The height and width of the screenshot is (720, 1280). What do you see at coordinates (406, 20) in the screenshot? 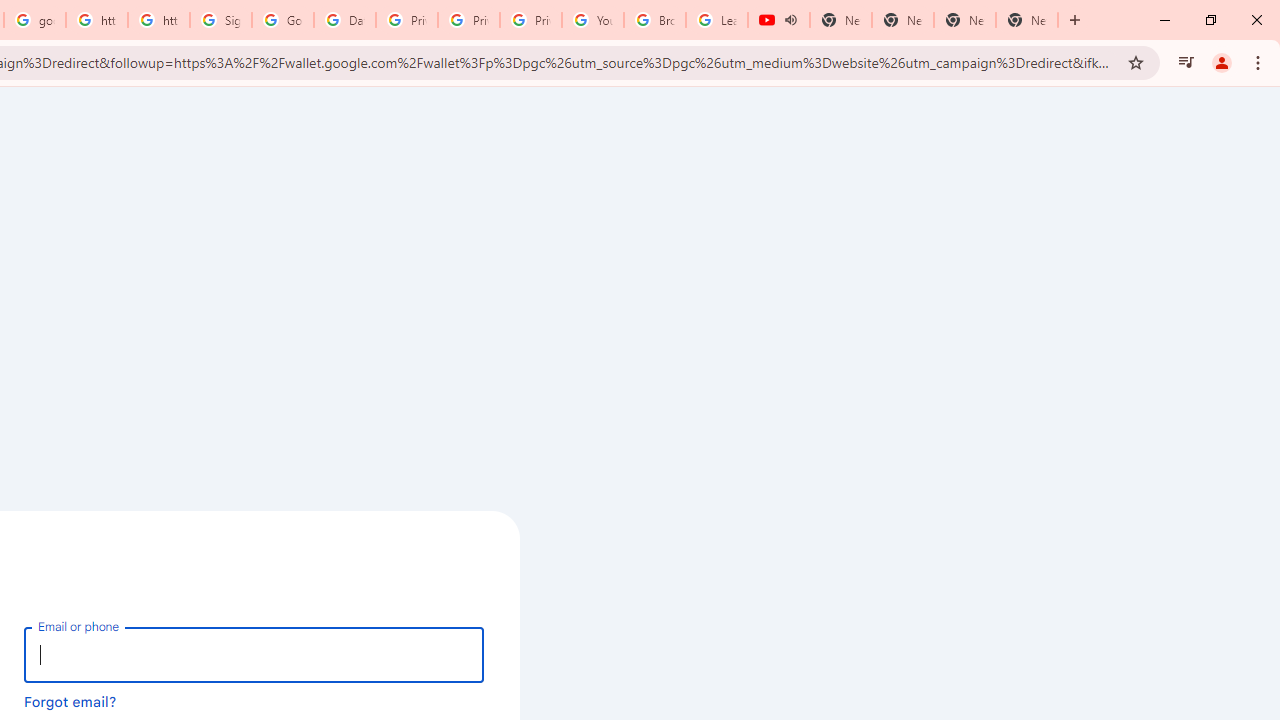
I see `'Privacy Help Center - Policies Help'` at bounding box center [406, 20].